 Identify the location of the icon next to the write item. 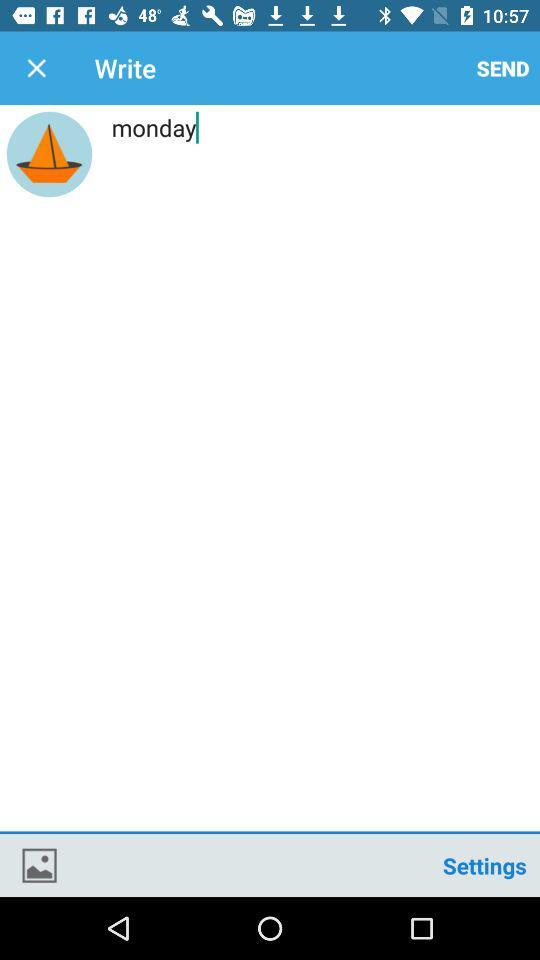
(36, 68).